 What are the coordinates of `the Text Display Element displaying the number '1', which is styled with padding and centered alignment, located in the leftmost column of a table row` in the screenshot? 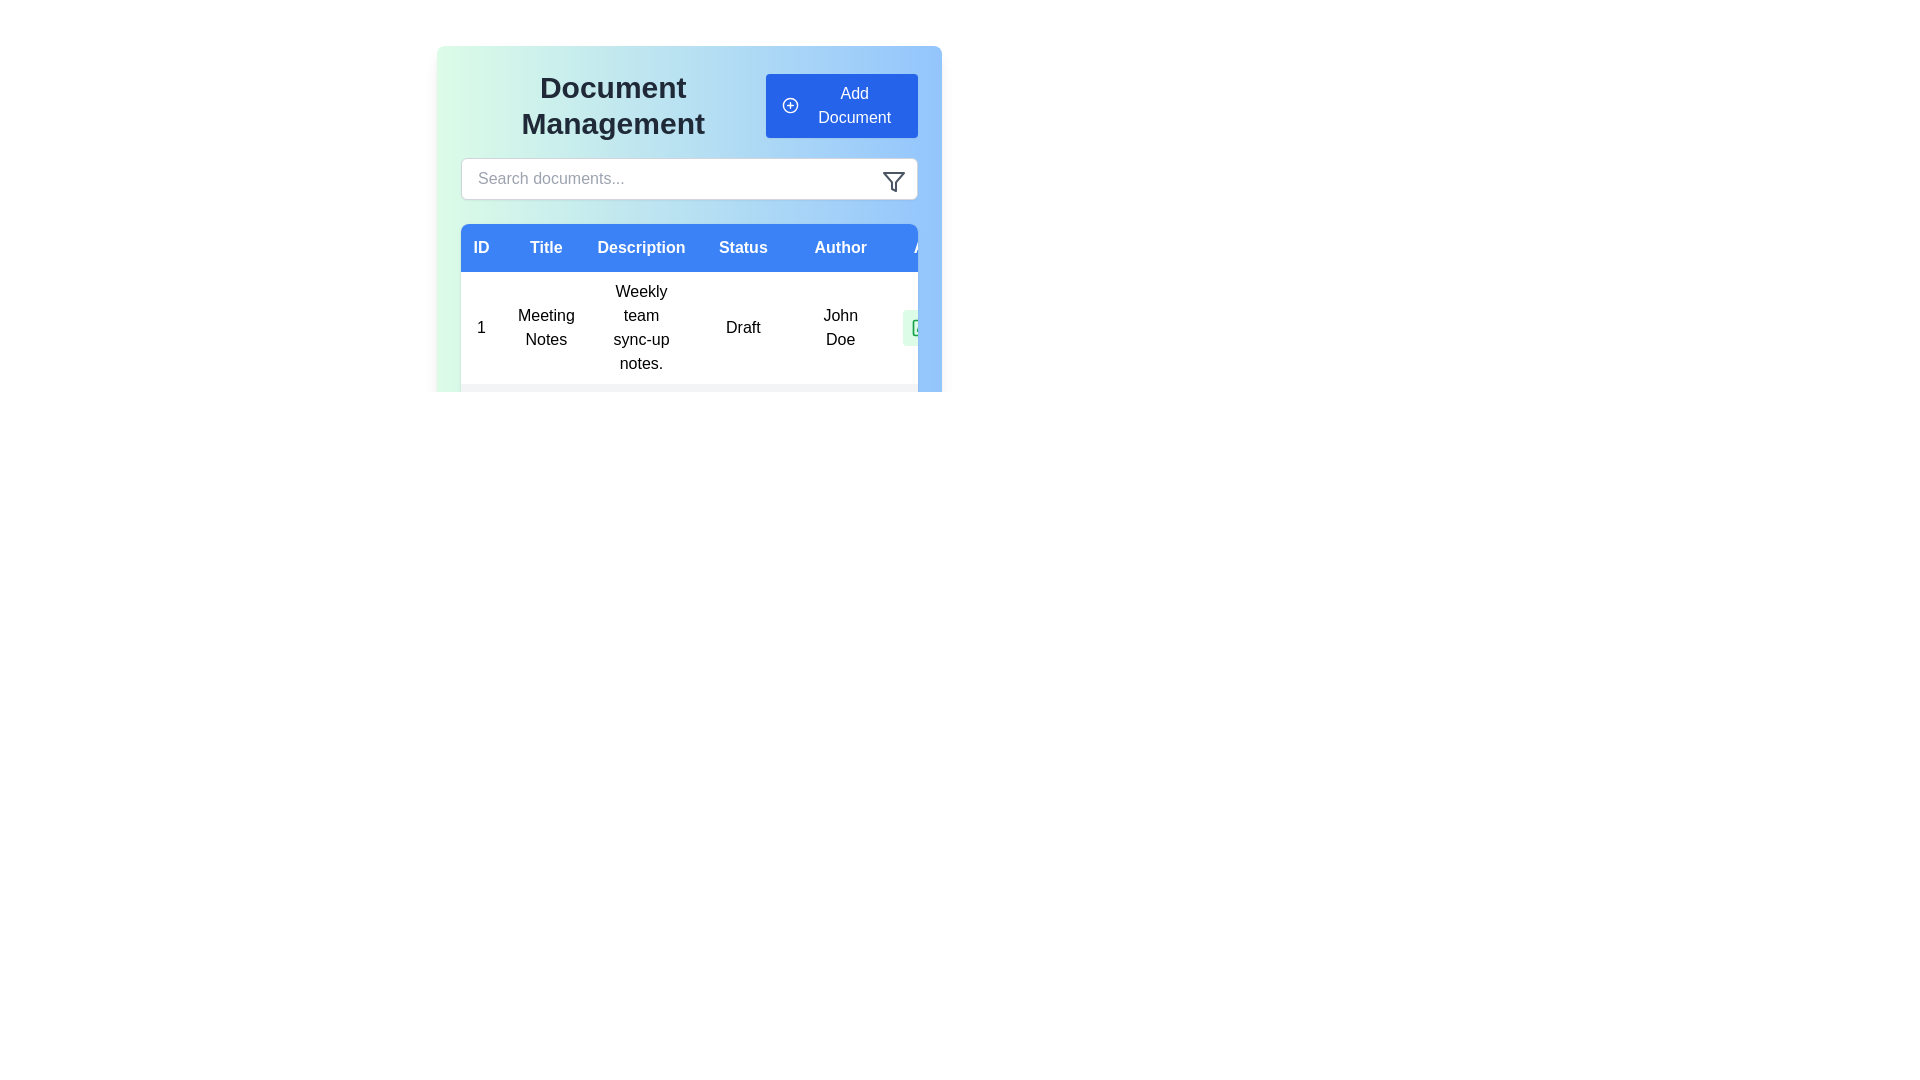 It's located at (481, 326).